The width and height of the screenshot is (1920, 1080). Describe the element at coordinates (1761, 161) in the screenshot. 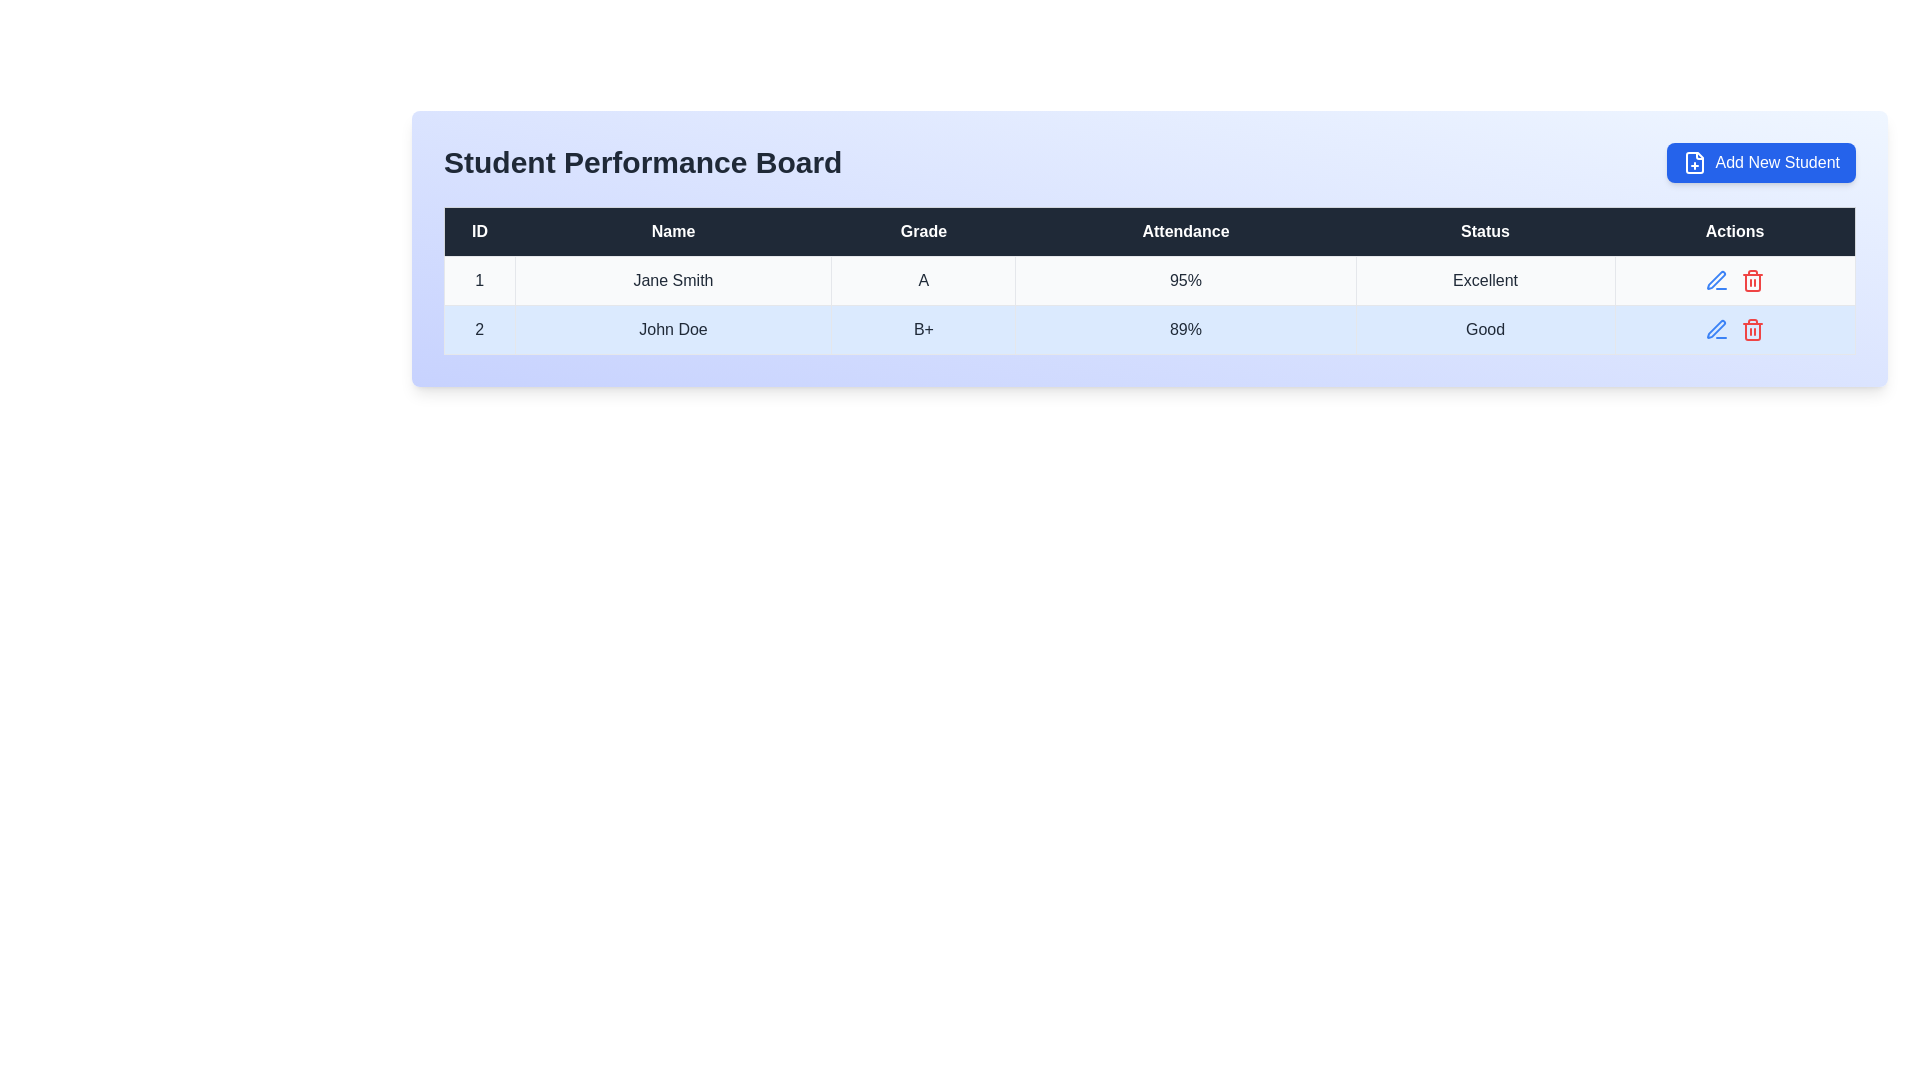

I see `the 'Add New Student' button, which is a bright blue rectangular button with white text and an icon, located in the top-right corner of the 'Student Performance Board' section` at that location.